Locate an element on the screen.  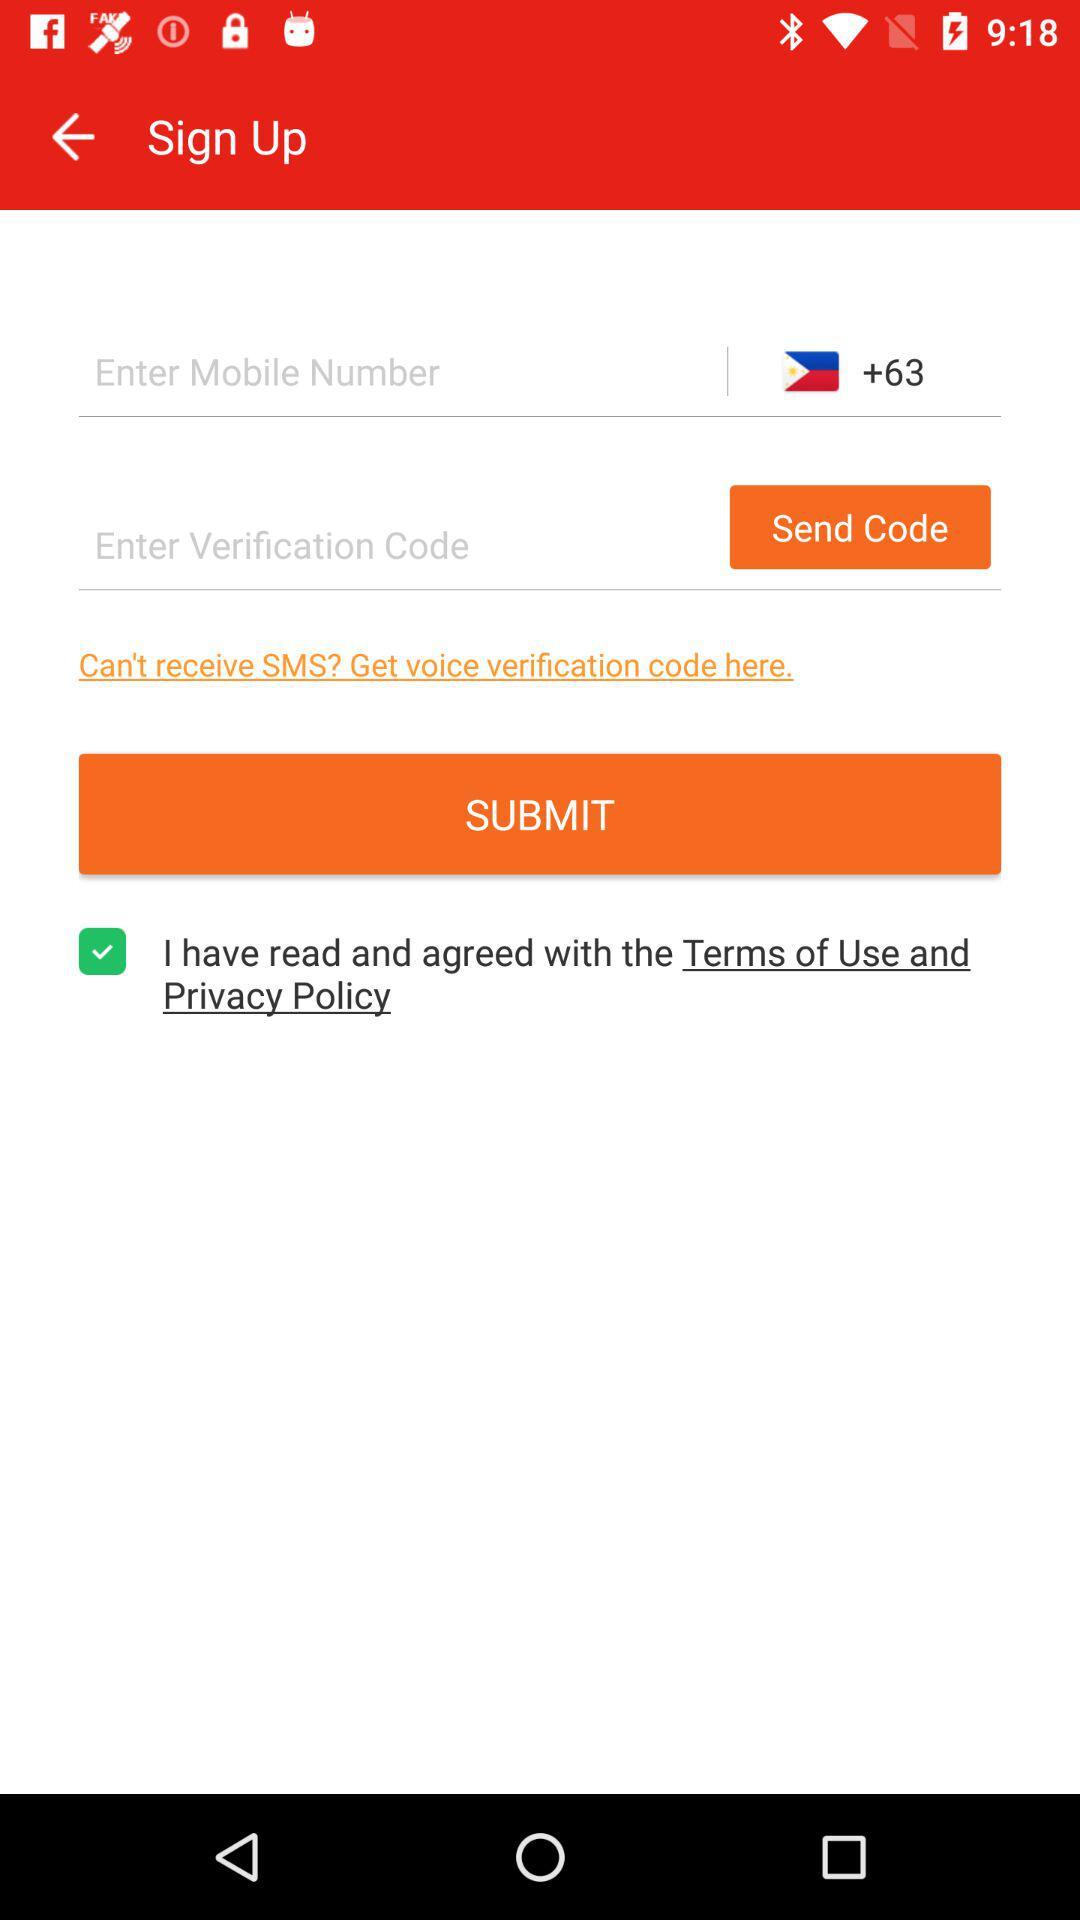
i have read icon is located at coordinates (582, 973).